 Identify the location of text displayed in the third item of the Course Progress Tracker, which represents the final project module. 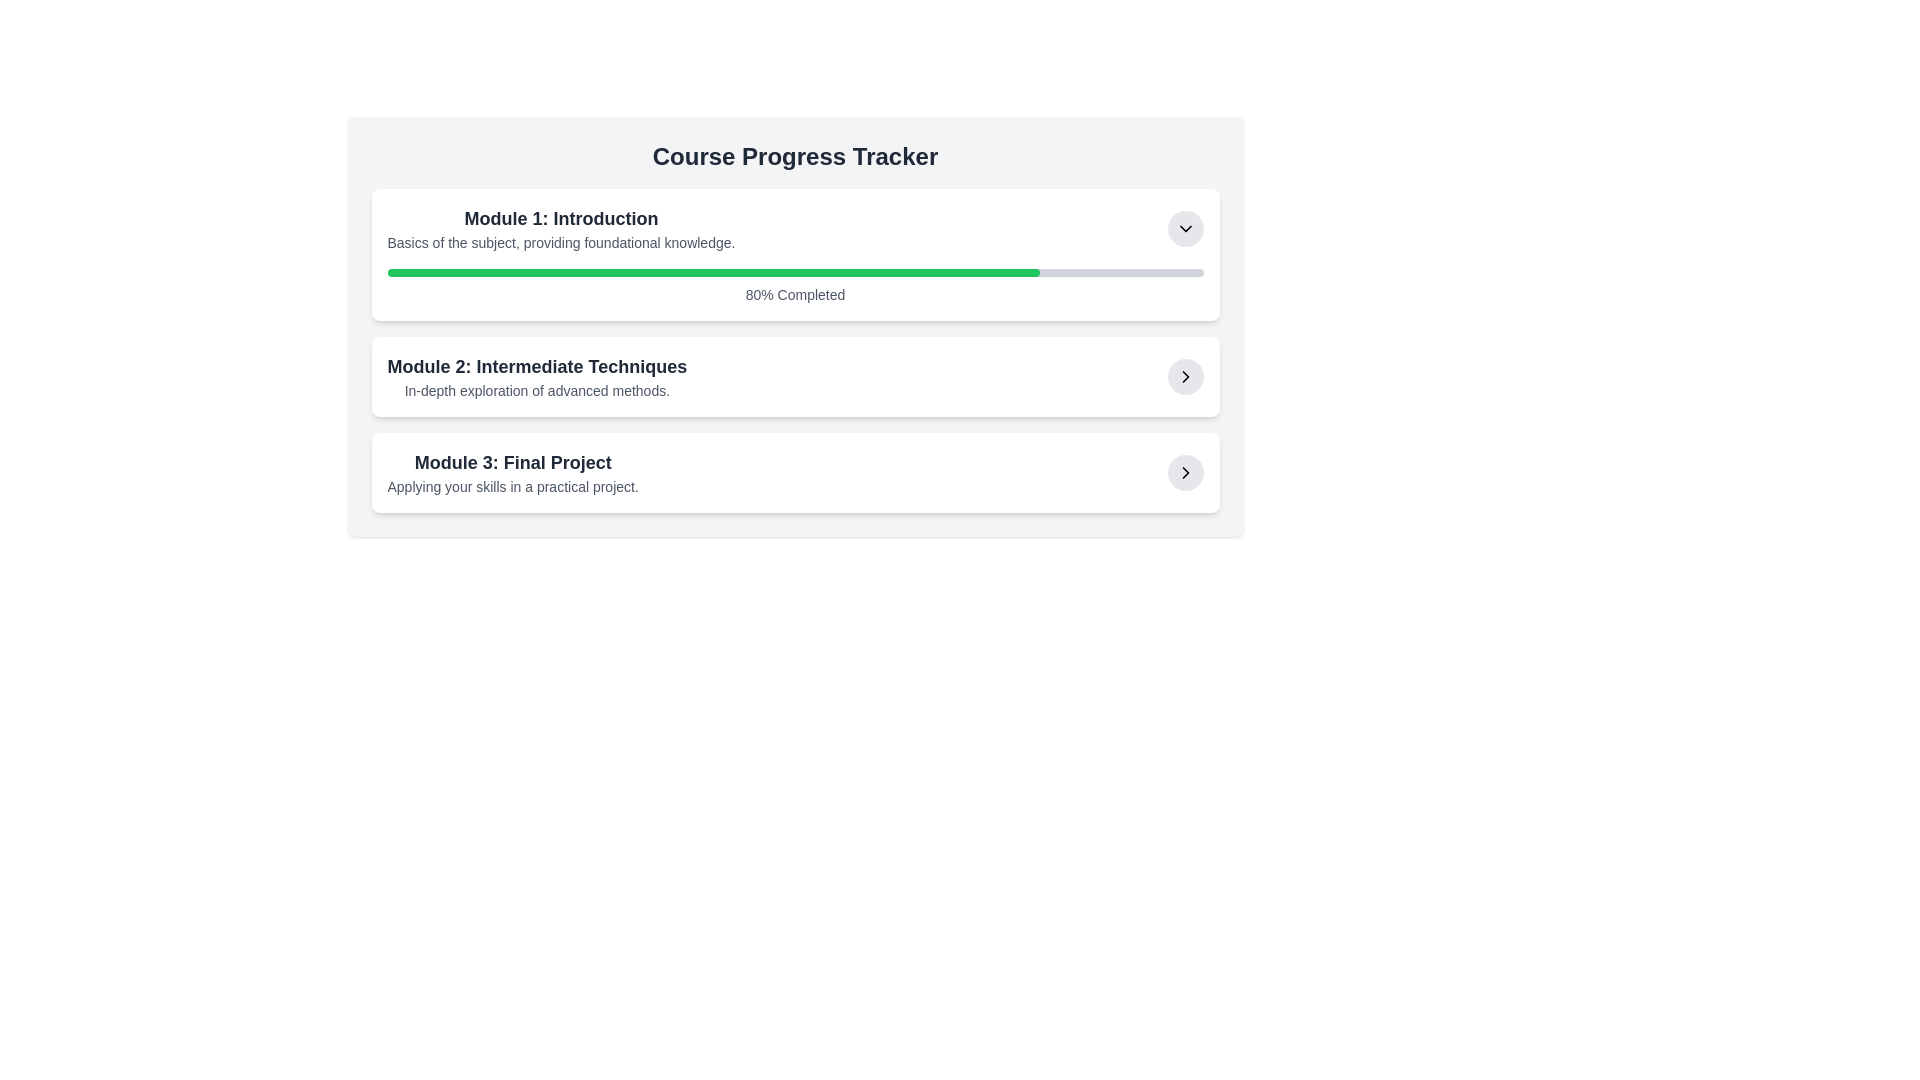
(513, 473).